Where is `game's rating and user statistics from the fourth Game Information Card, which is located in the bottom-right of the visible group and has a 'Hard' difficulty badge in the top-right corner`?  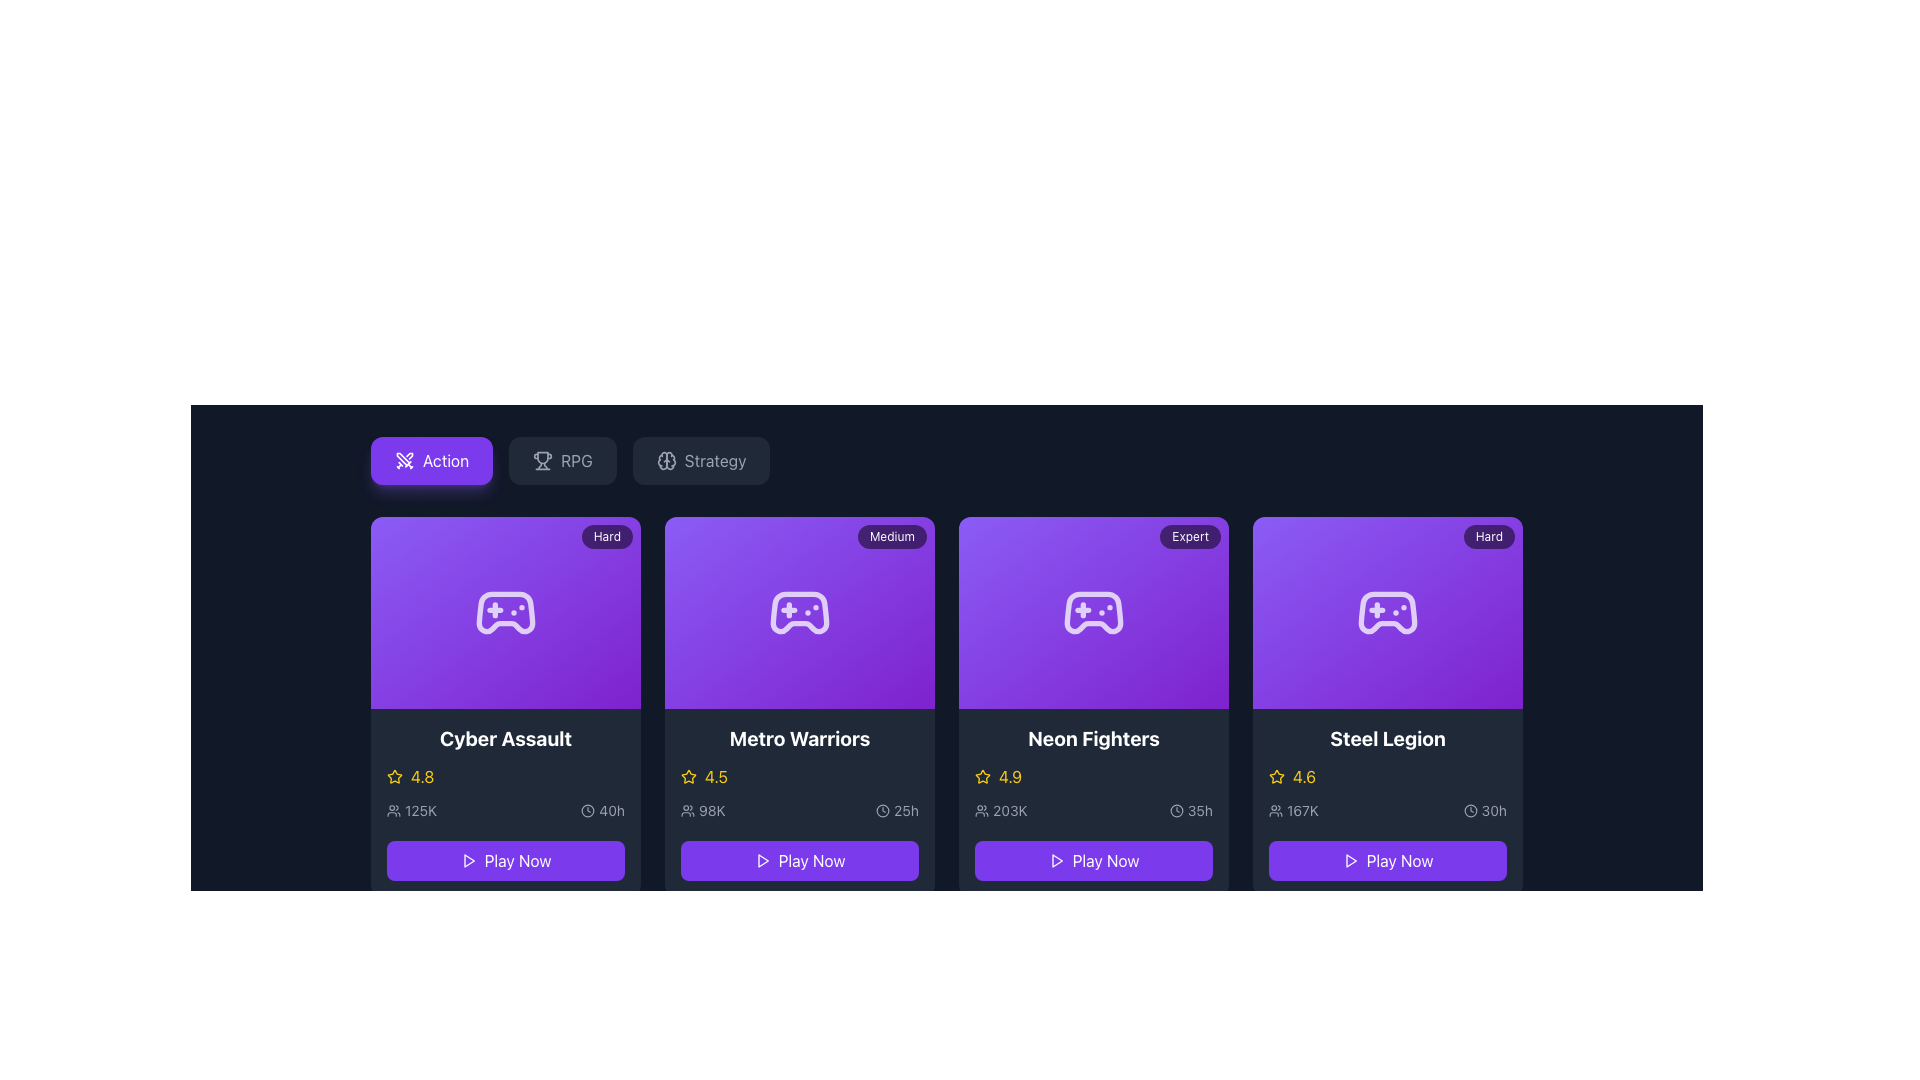 game's rating and user statistics from the fourth Game Information Card, which is located in the bottom-right of the visible group and has a 'Hard' difficulty badge in the top-right corner is located at coordinates (1386, 801).